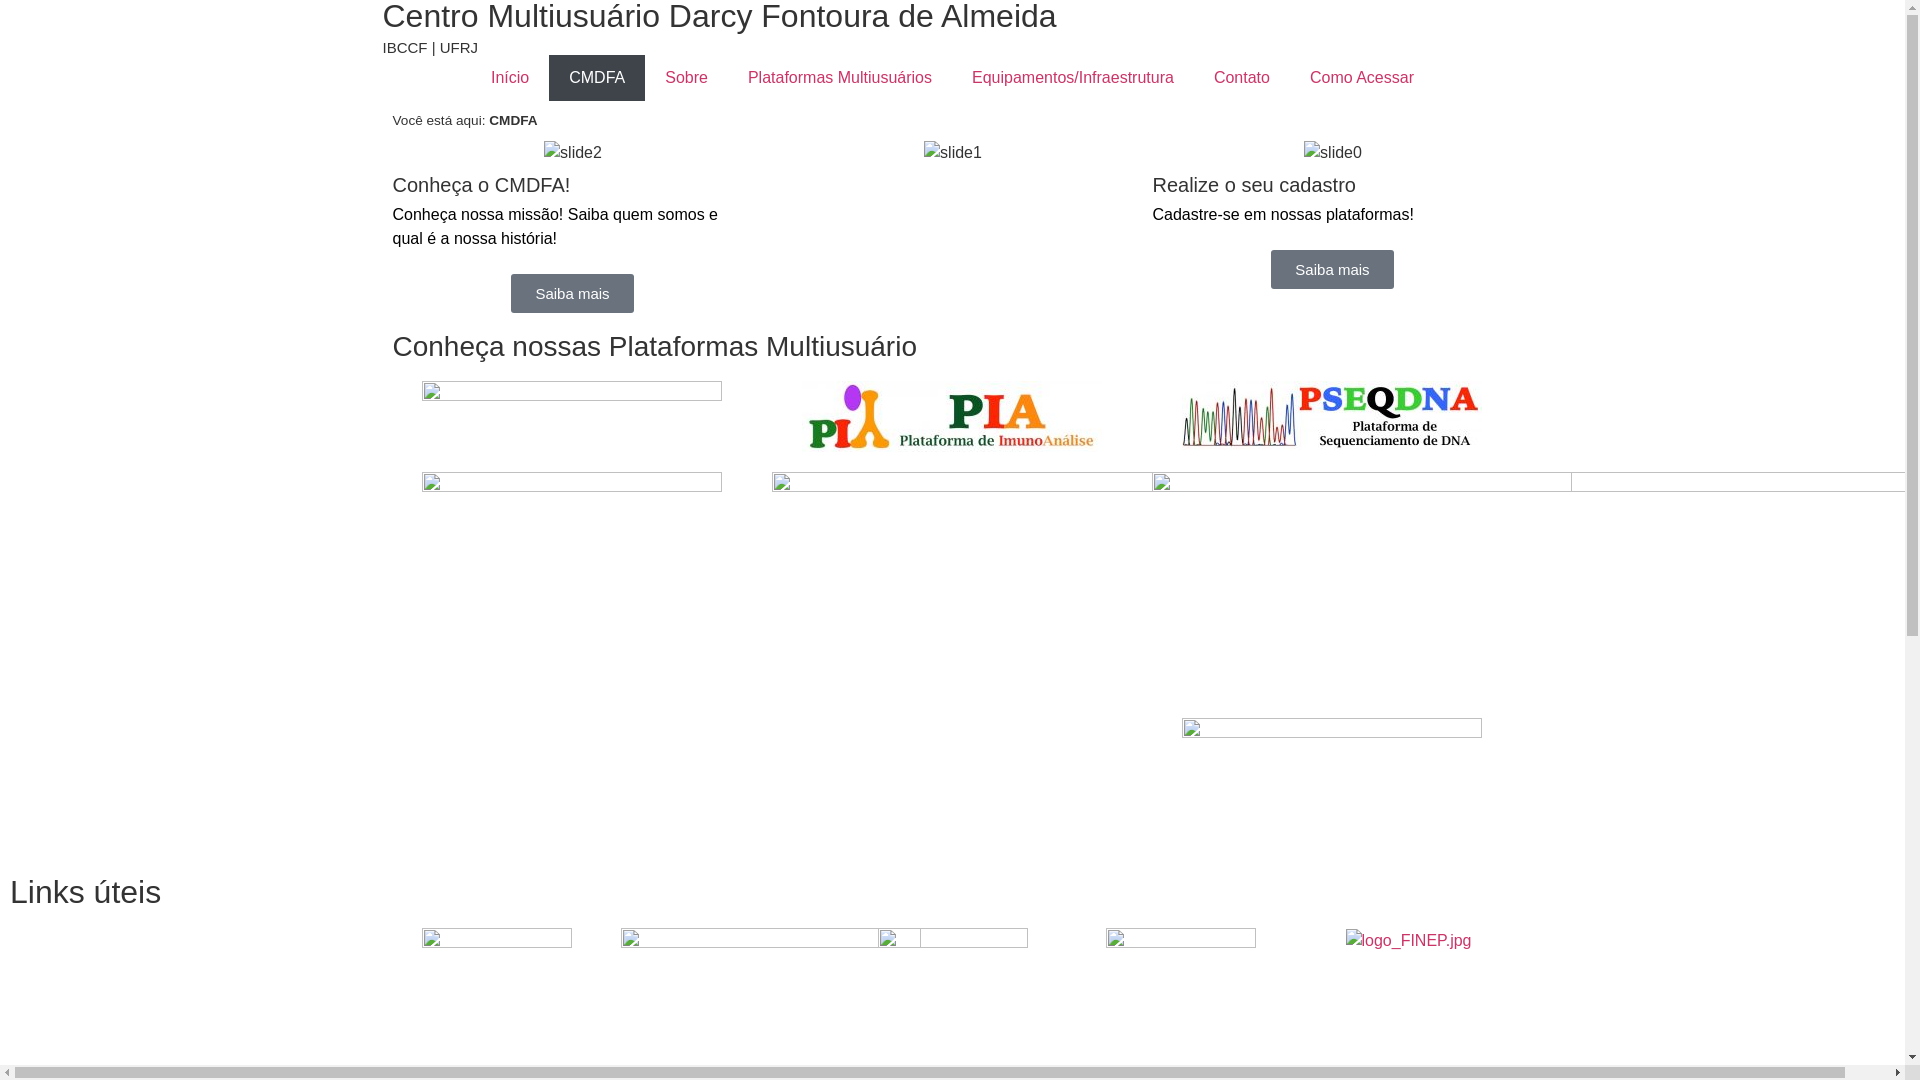 This screenshot has width=1920, height=1080. I want to click on 'Saiba mais', so click(570, 293).